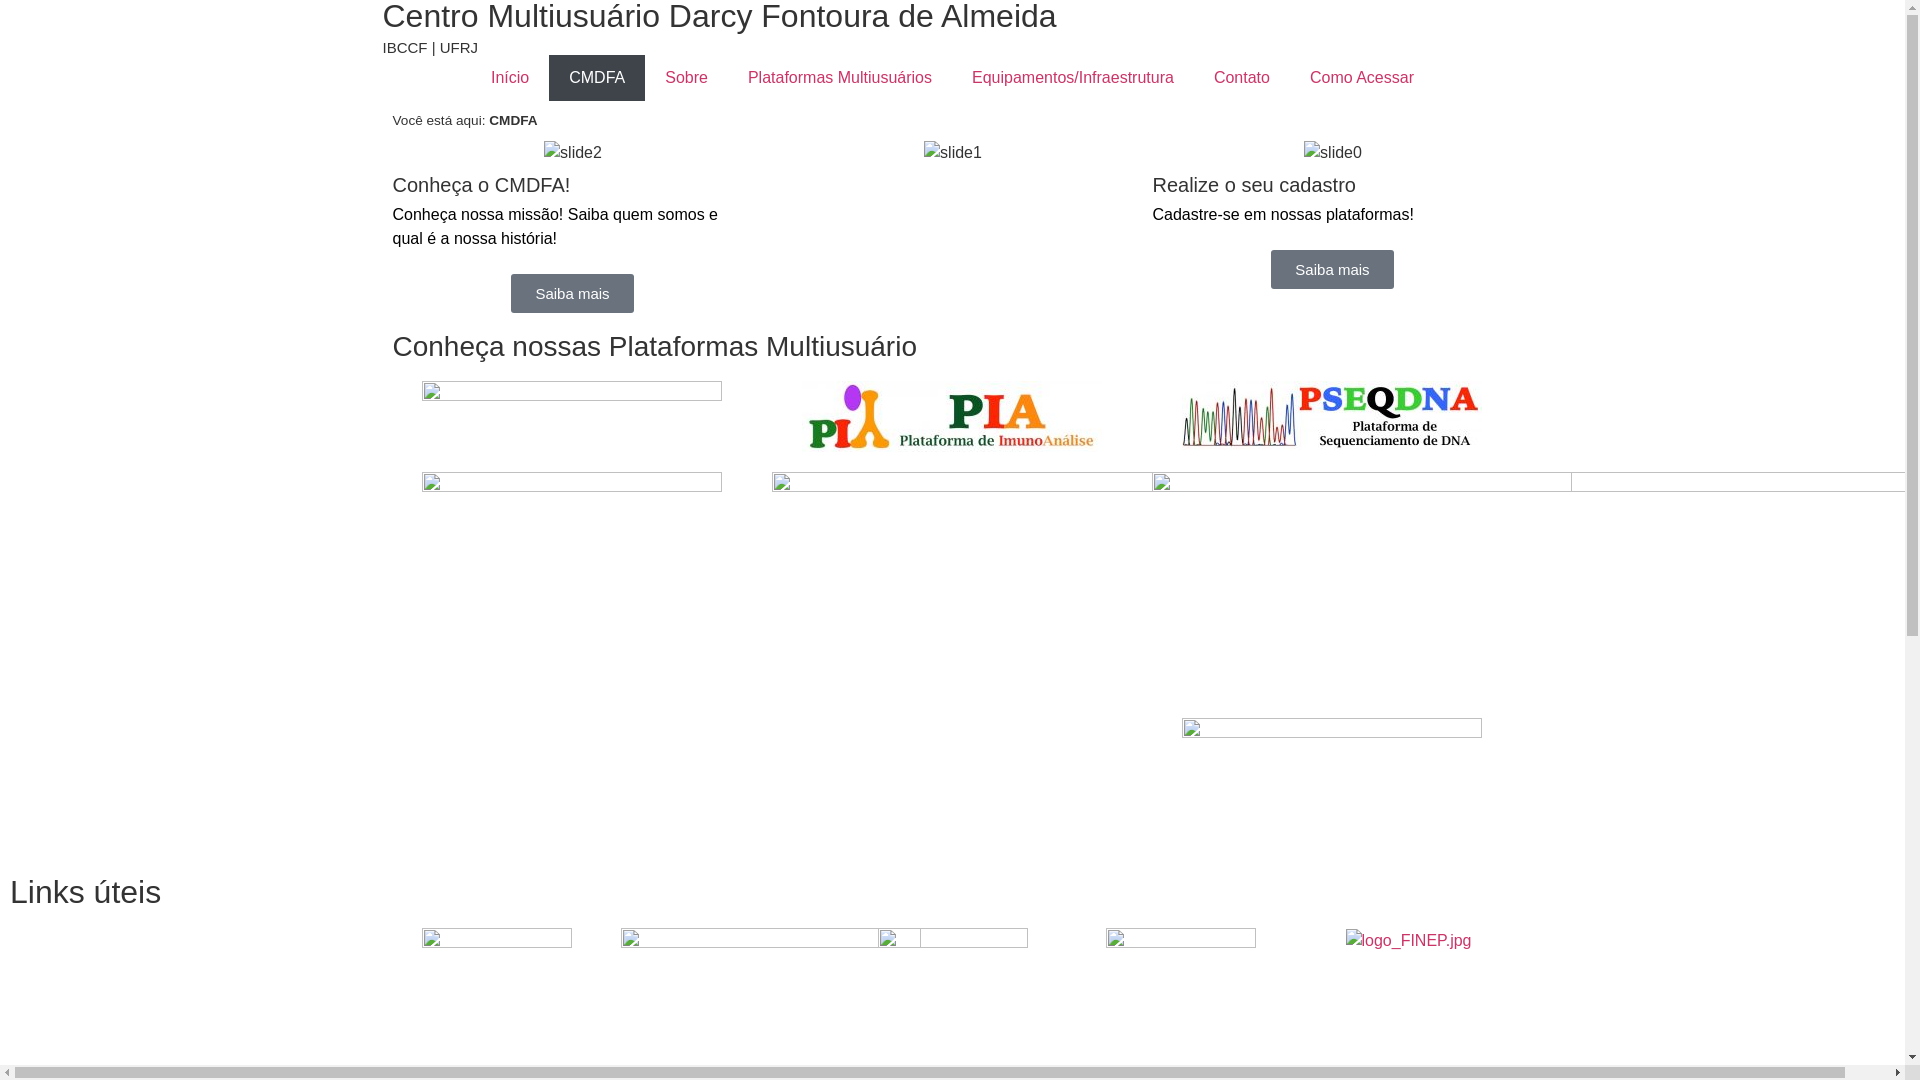 This screenshot has width=1920, height=1080. I want to click on 'Saiba mais', so click(570, 293).